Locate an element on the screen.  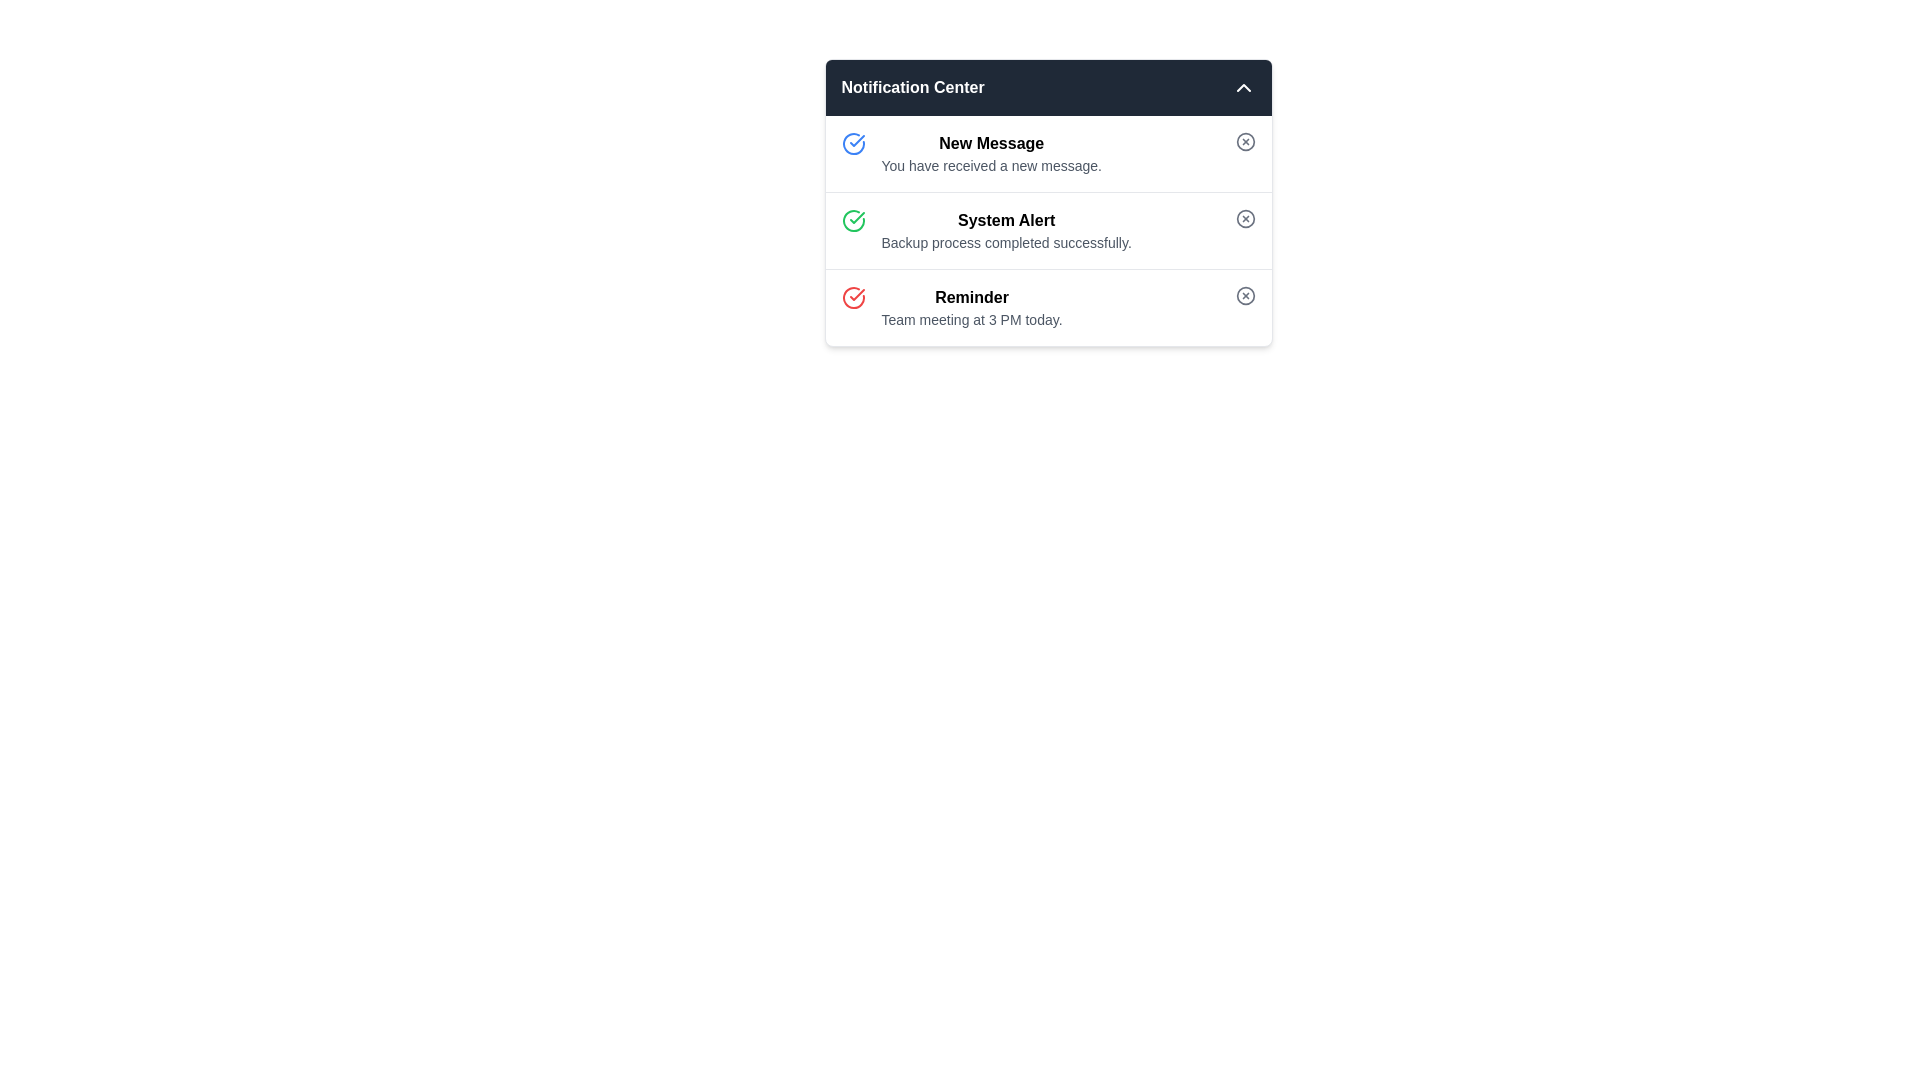
the central circular shape in the 'Reminder' notification row located in the lower-right corner of the display is located at coordinates (1244, 296).